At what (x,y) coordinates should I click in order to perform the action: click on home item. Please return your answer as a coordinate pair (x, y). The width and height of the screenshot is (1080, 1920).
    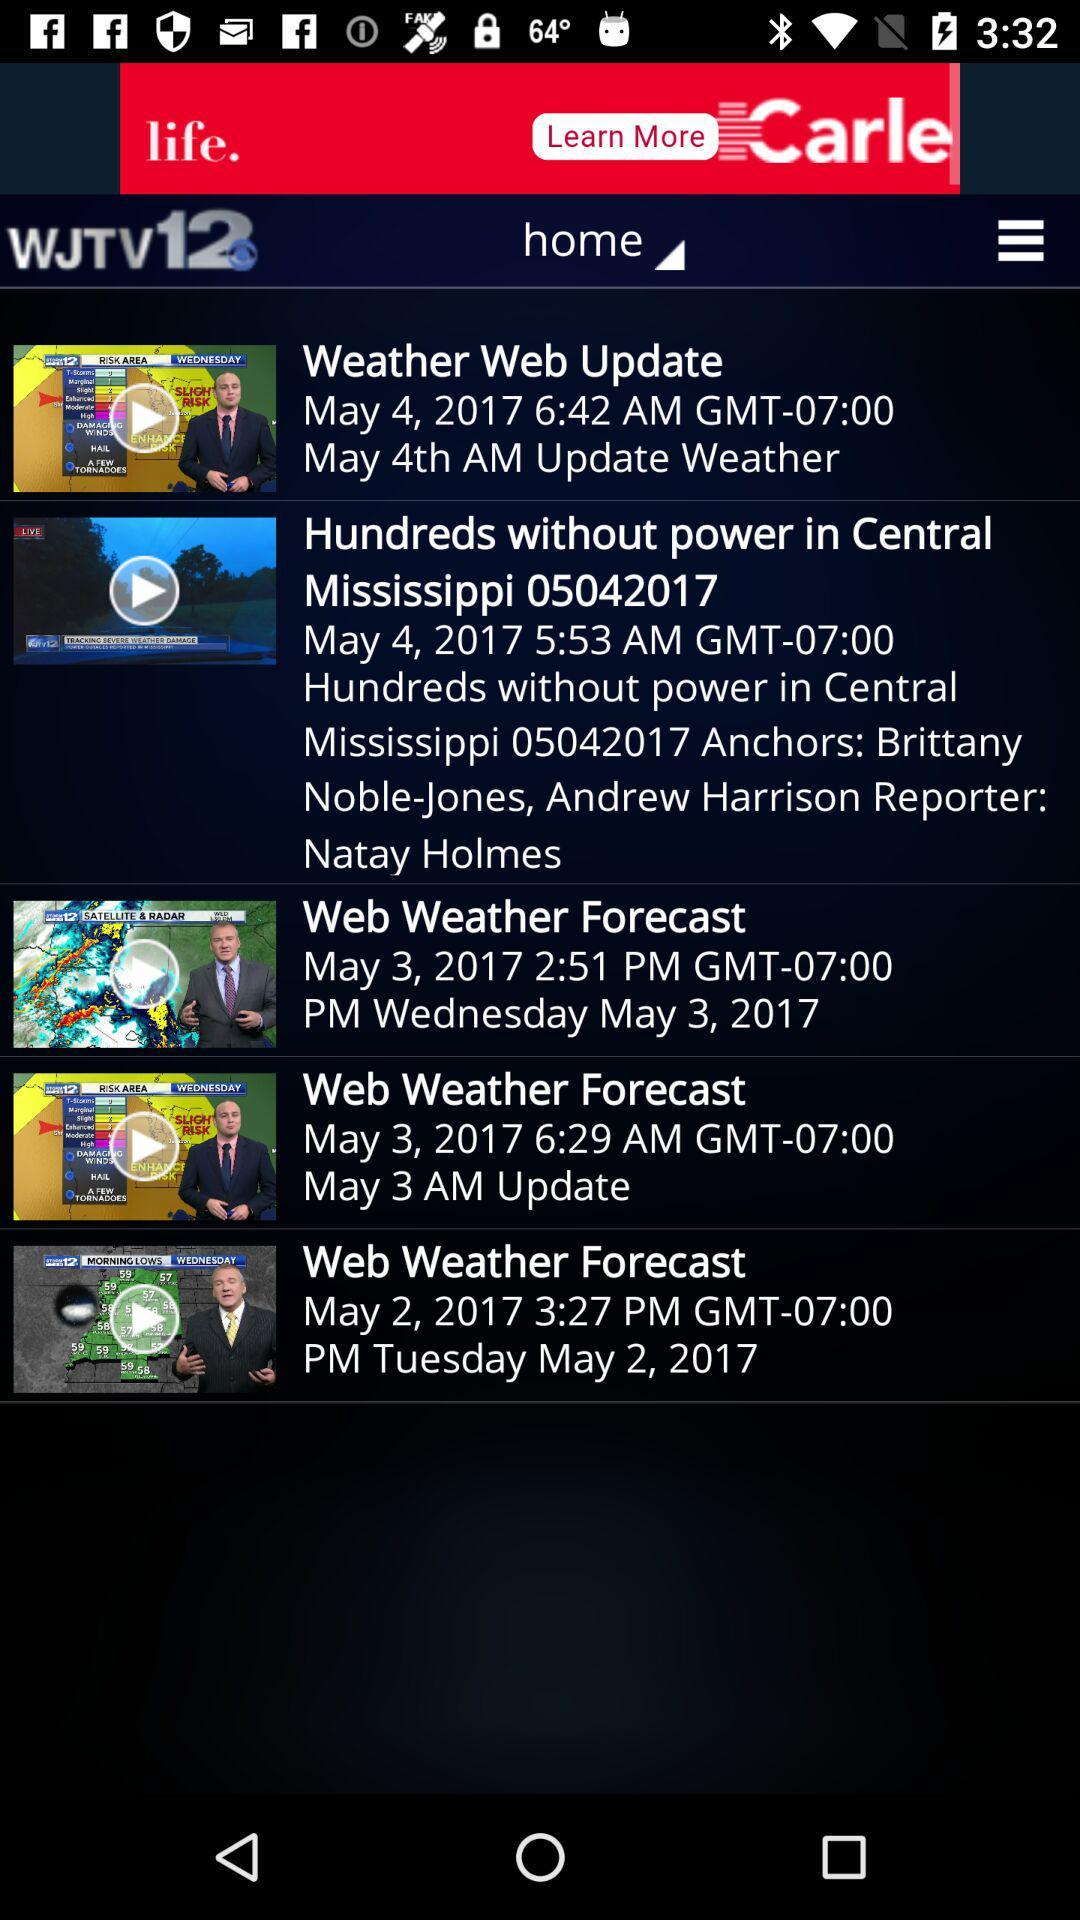
    Looking at the image, I should click on (616, 240).